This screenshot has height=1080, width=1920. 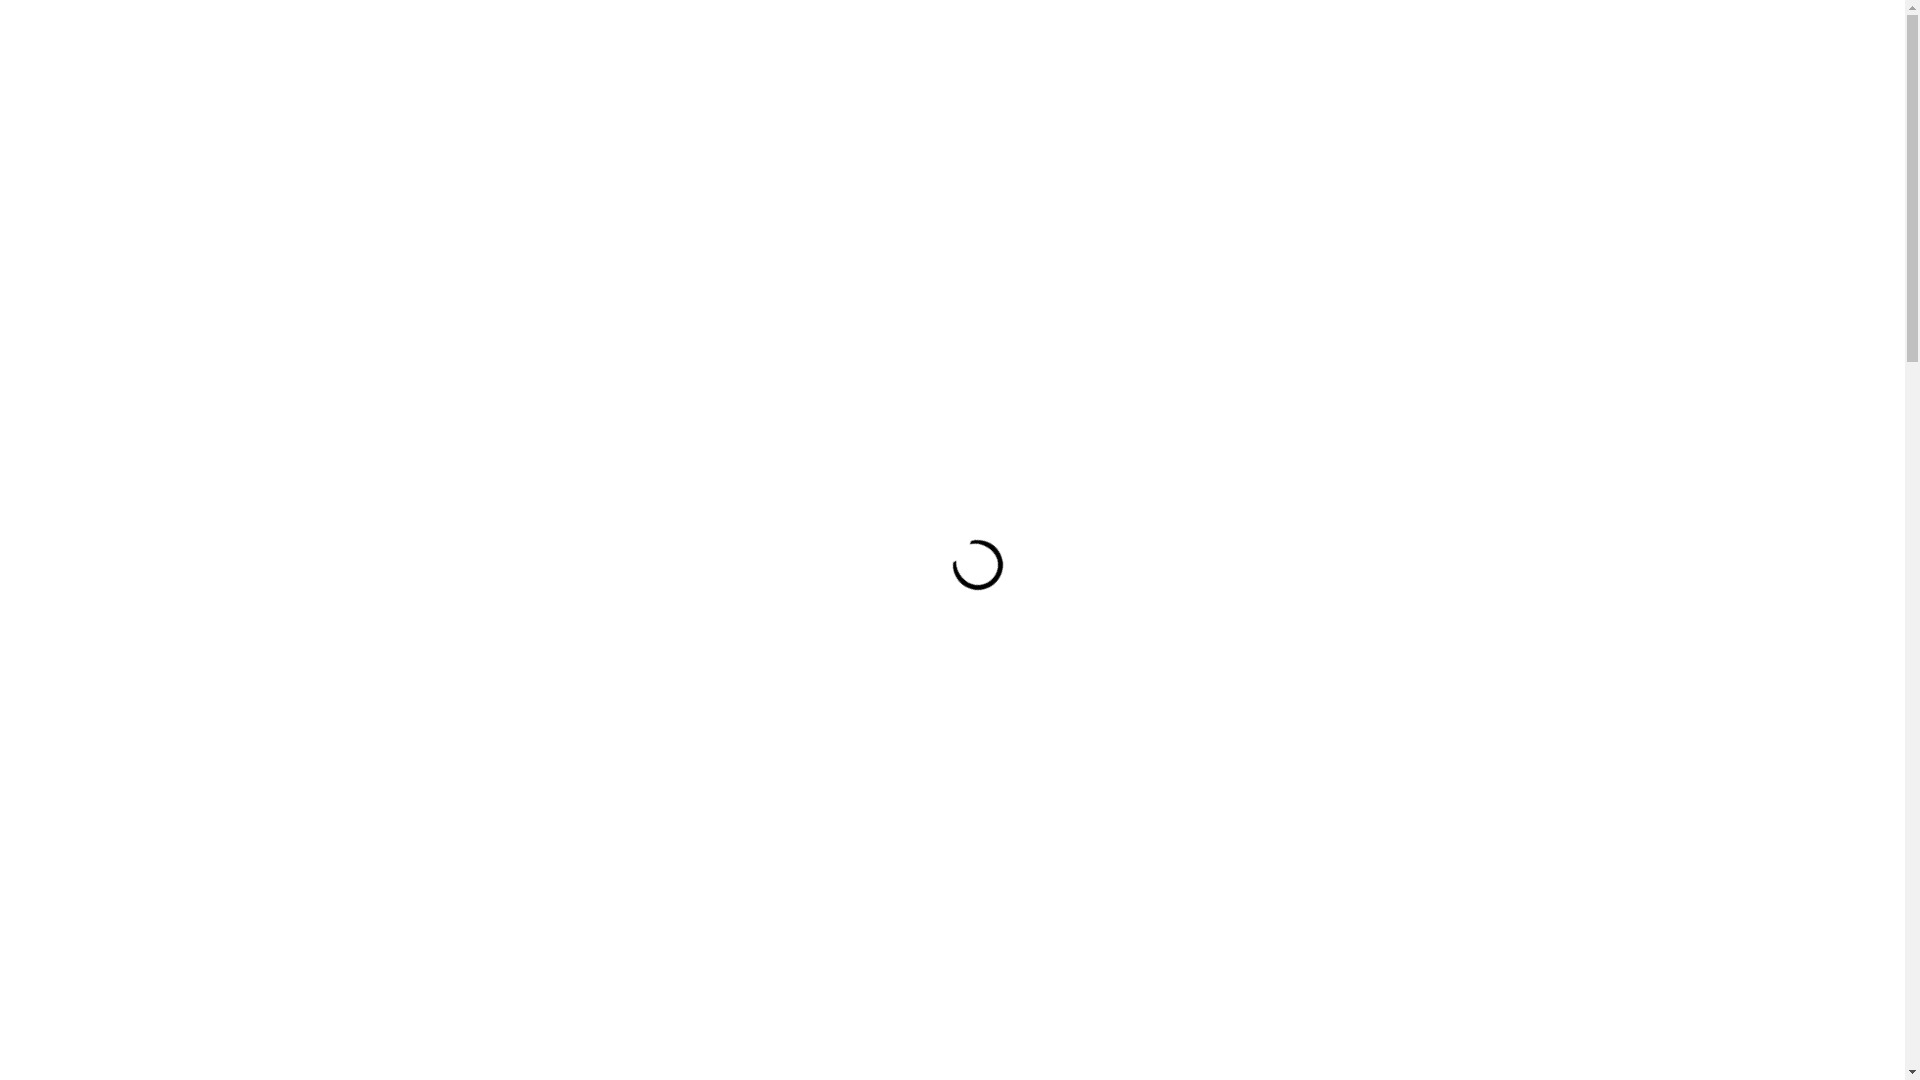 What do you see at coordinates (883, 145) in the screenshot?
I see `'window'` at bounding box center [883, 145].